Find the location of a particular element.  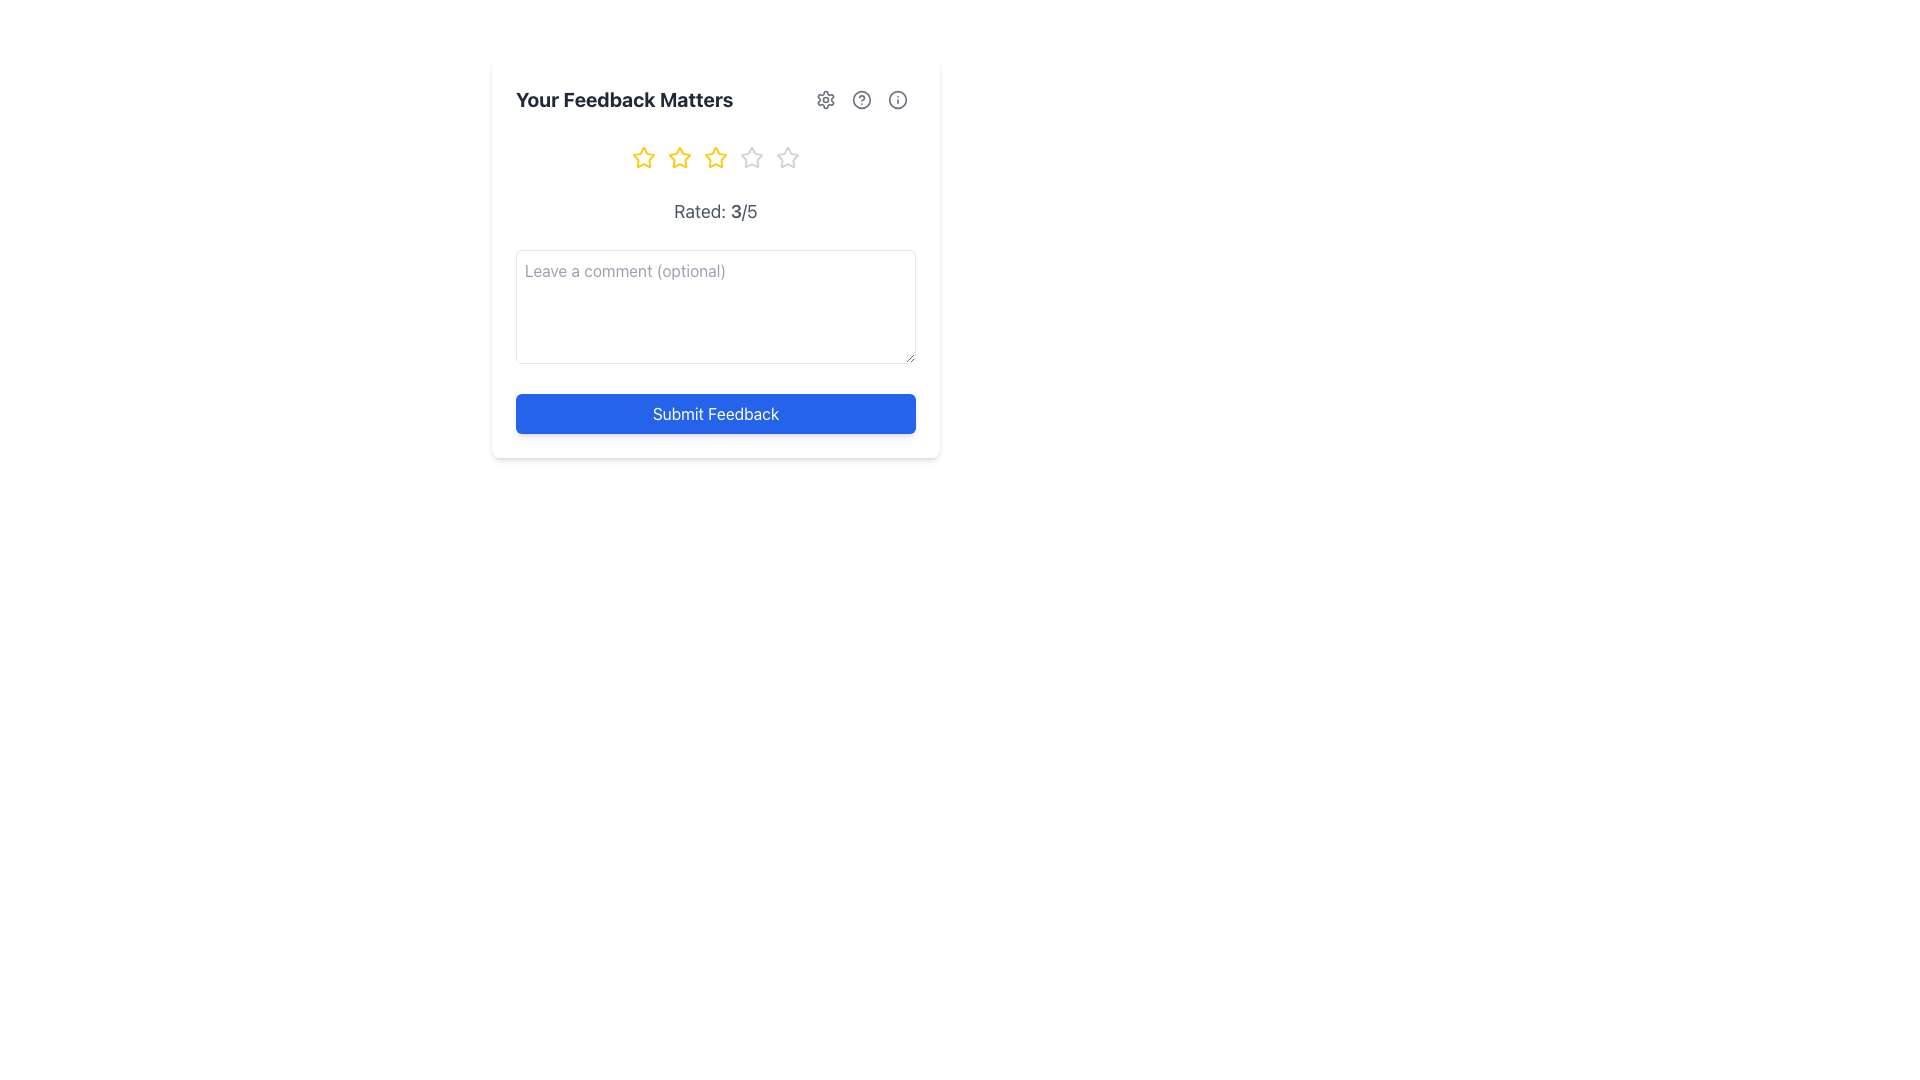

the circular information button with a hollow center and 'i' symbol, located in the top right corner of the feedback card is located at coordinates (896, 100).